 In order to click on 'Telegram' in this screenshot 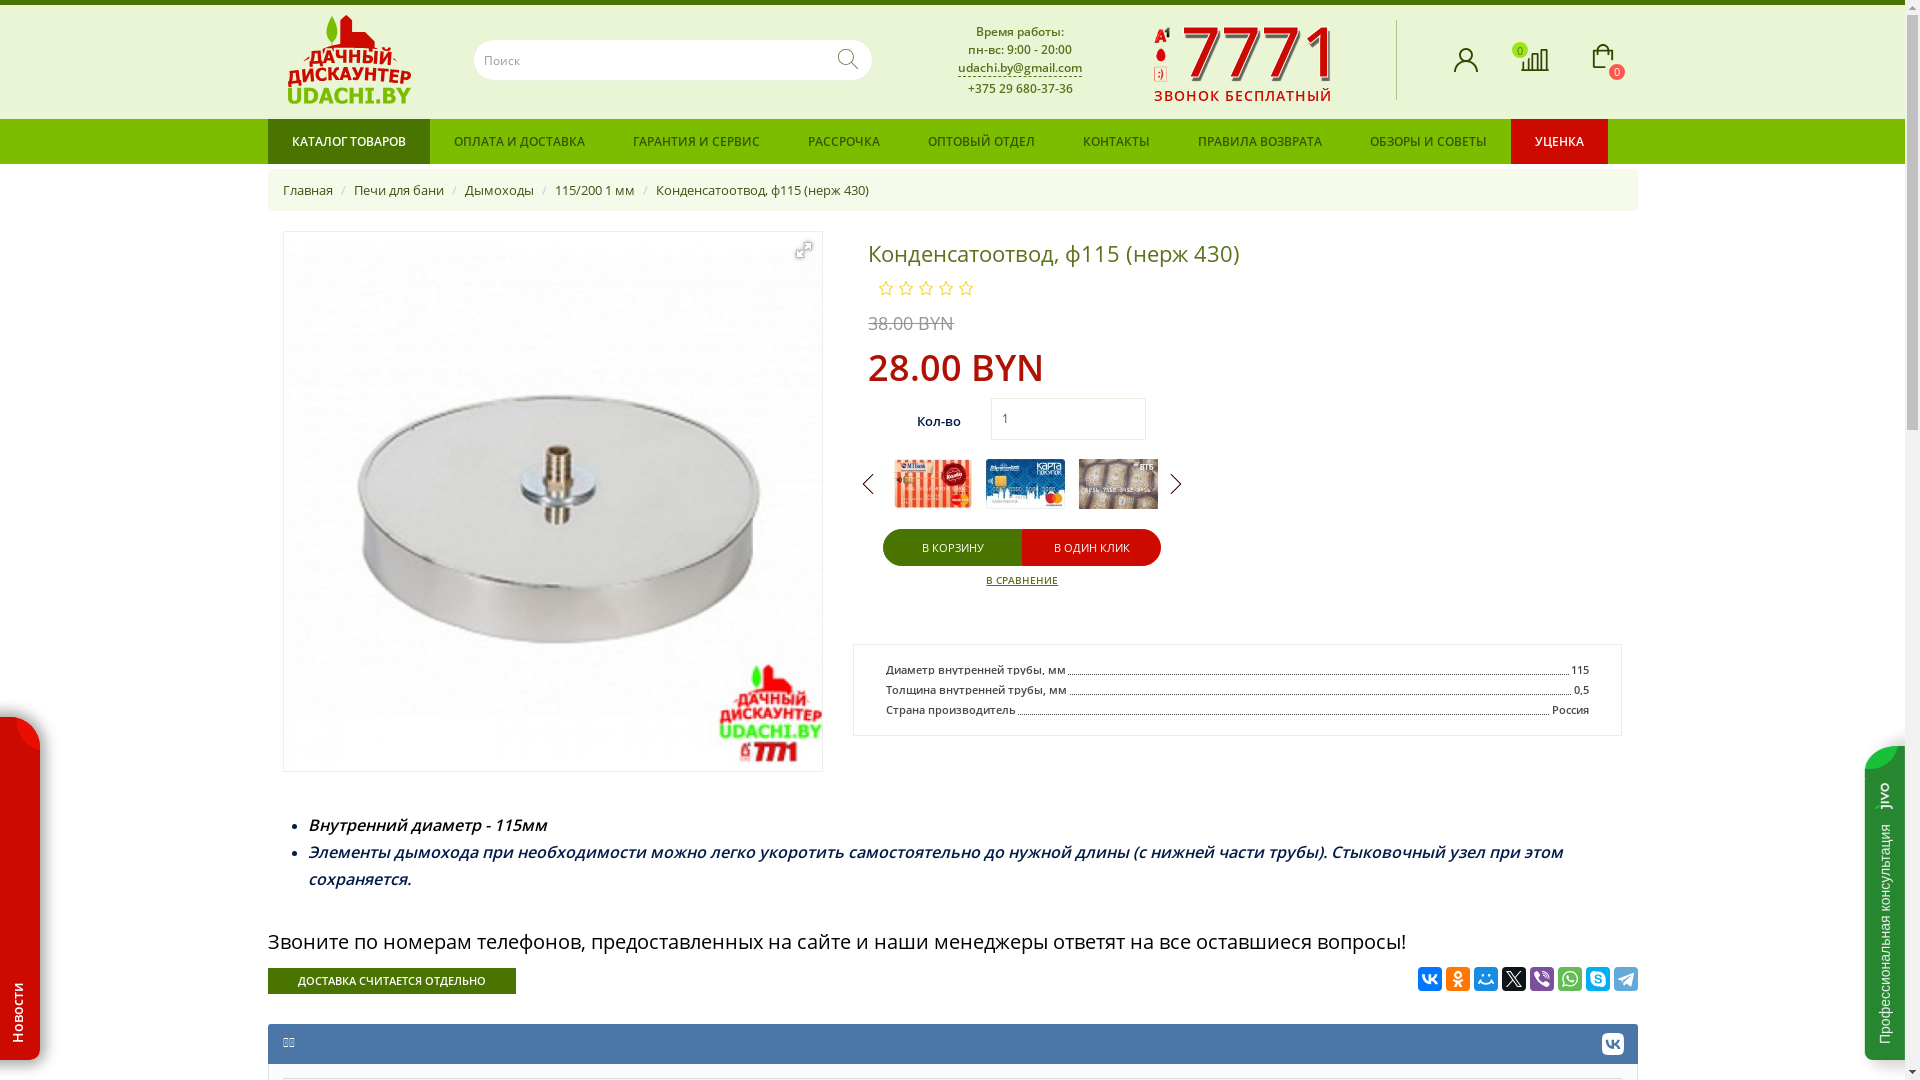, I will do `click(1626, 978)`.